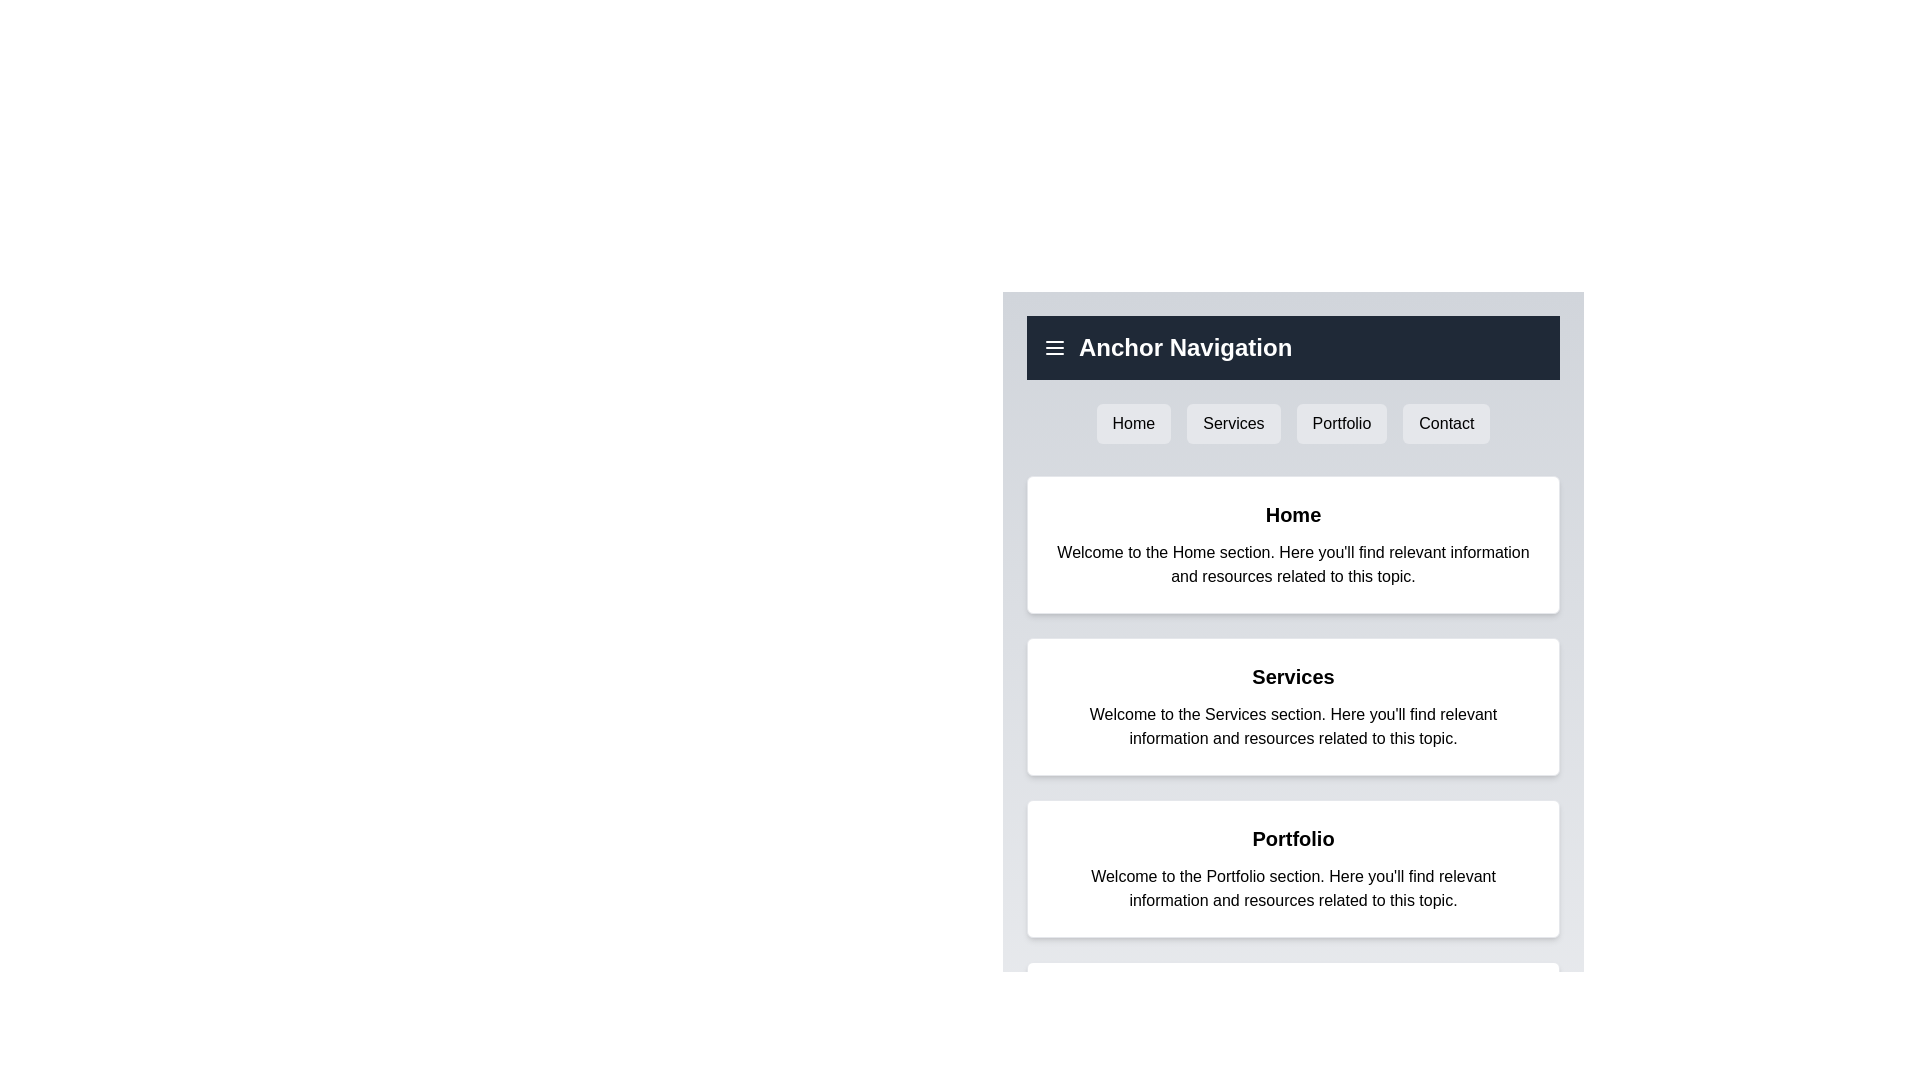 The height and width of the screenshot is (1080, 1920). Describe the element at coordinates (1054, 346) in the screenshot. I see `the Hamburger Menu Icon located at the top left corner of the interface, next to the 'Anchor Navigation' title` at that location.